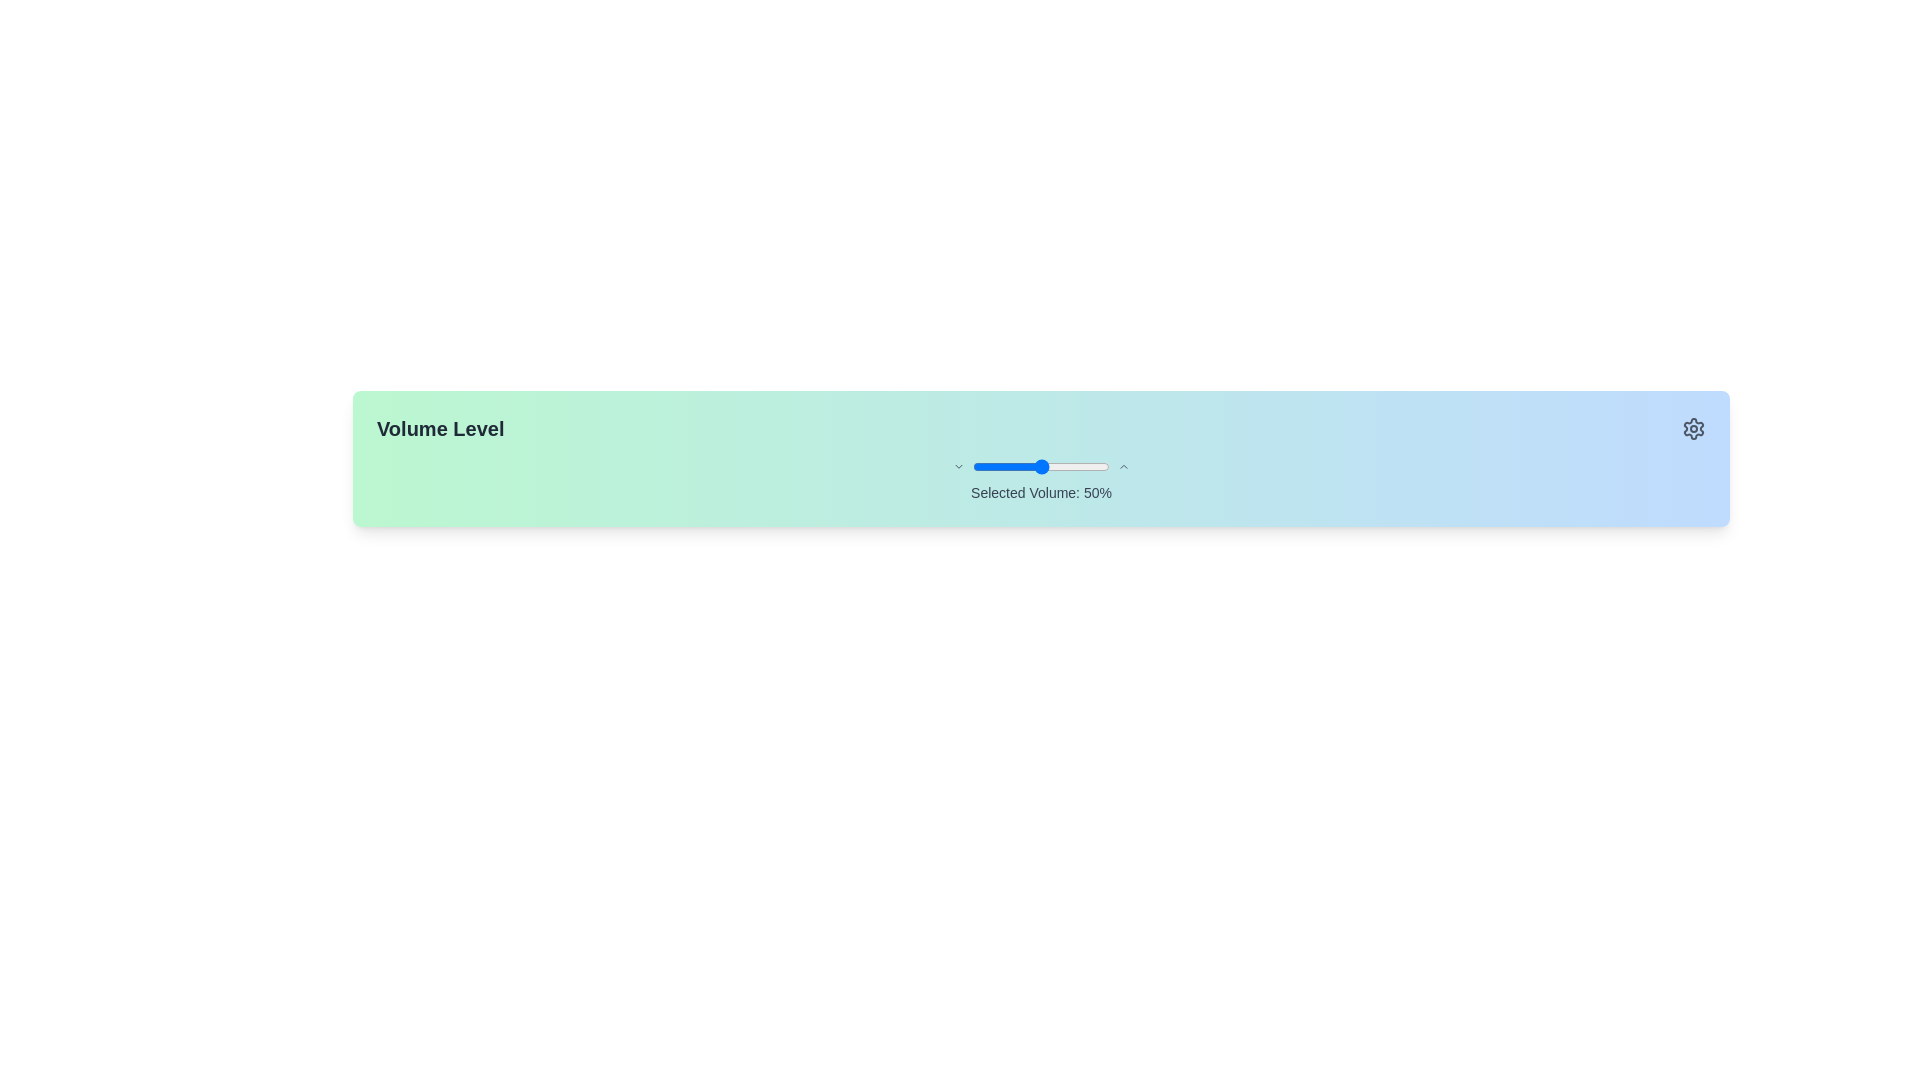 This screenshot has height=1080, width=1920. Describe the element at coordinates (1040, 493) in the screenshot. I see `the text label displaying 'Selected Volume: 50%' which is located below the slider control in the center of the layout` at that location.